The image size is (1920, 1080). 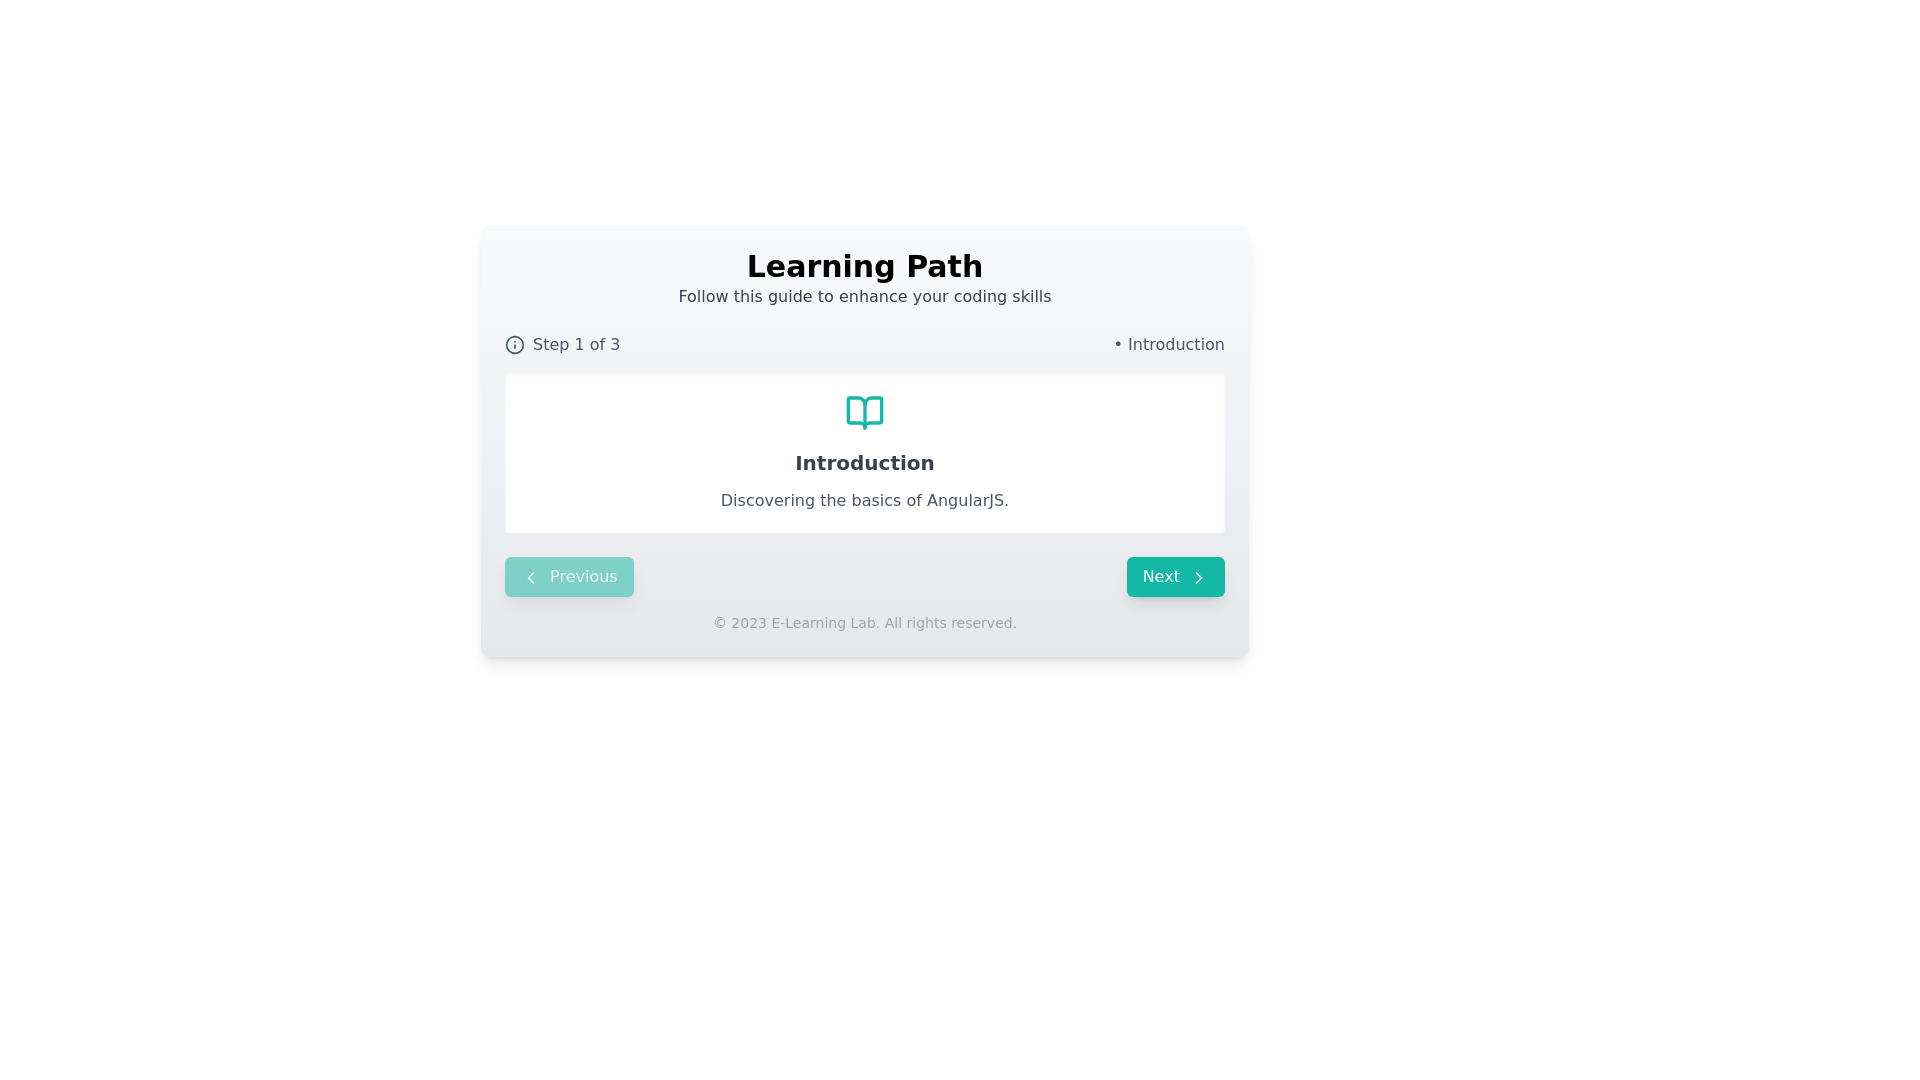 What do you see at coordinates (1169, 343) in the screenshot?
I see `the static text label reading '• Introduction' that is styled in gray and located in the upper right corner of the UI` at bounding box center [1169, 343].